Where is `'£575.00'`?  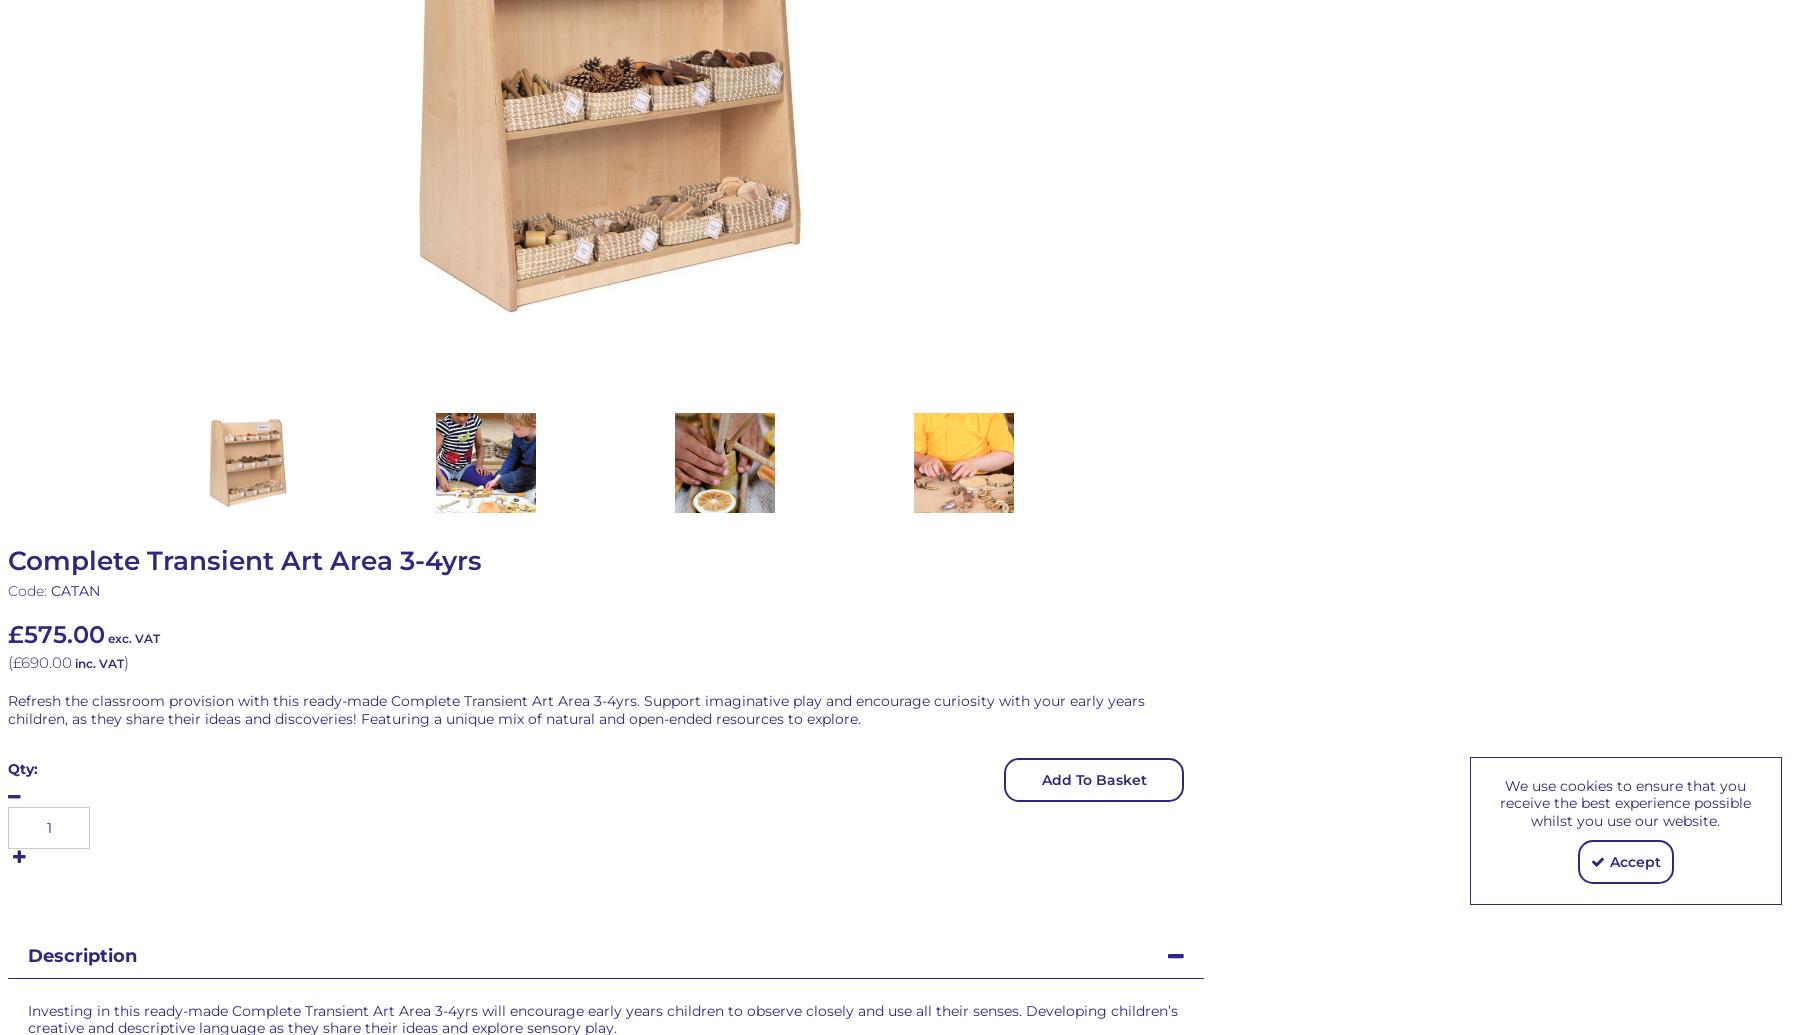
'£575.00' is located at coordinates (55, 633).